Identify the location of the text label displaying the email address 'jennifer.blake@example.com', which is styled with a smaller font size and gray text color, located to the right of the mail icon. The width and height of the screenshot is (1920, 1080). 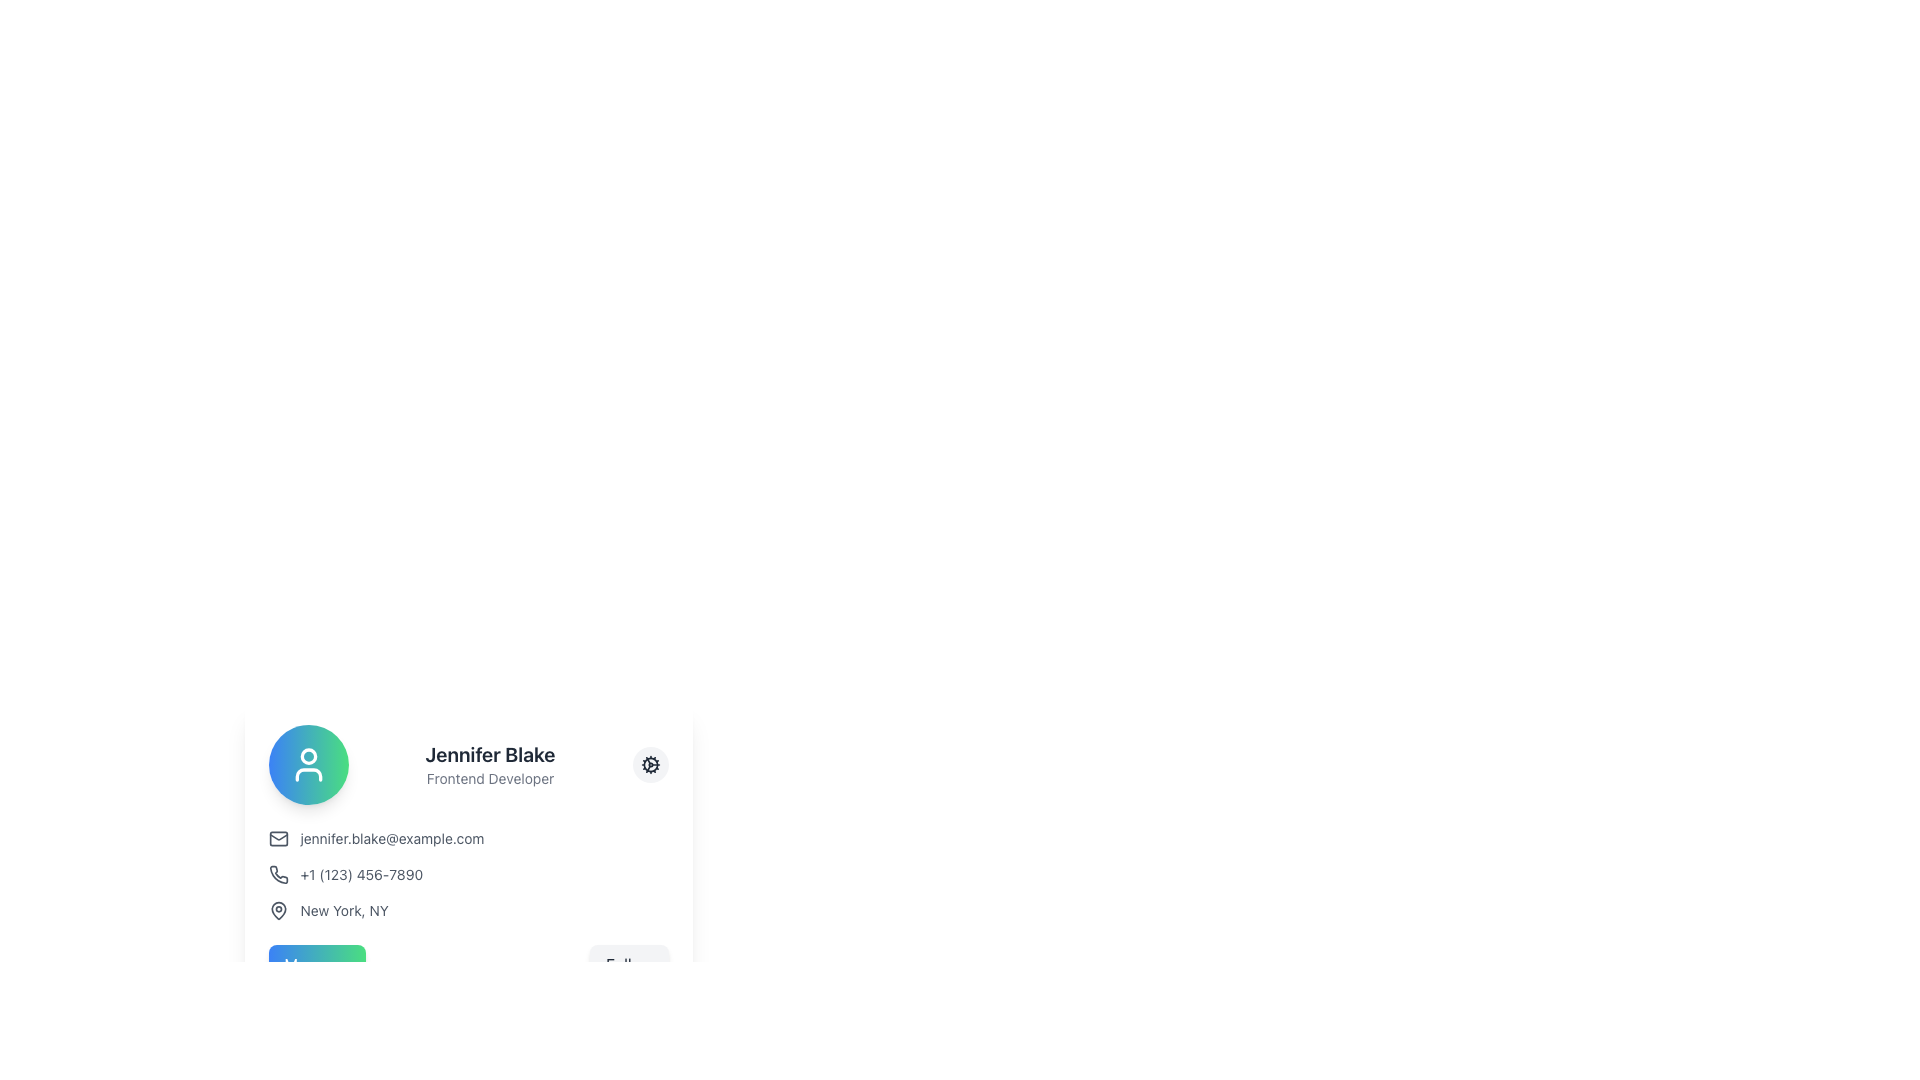
(392, 839).